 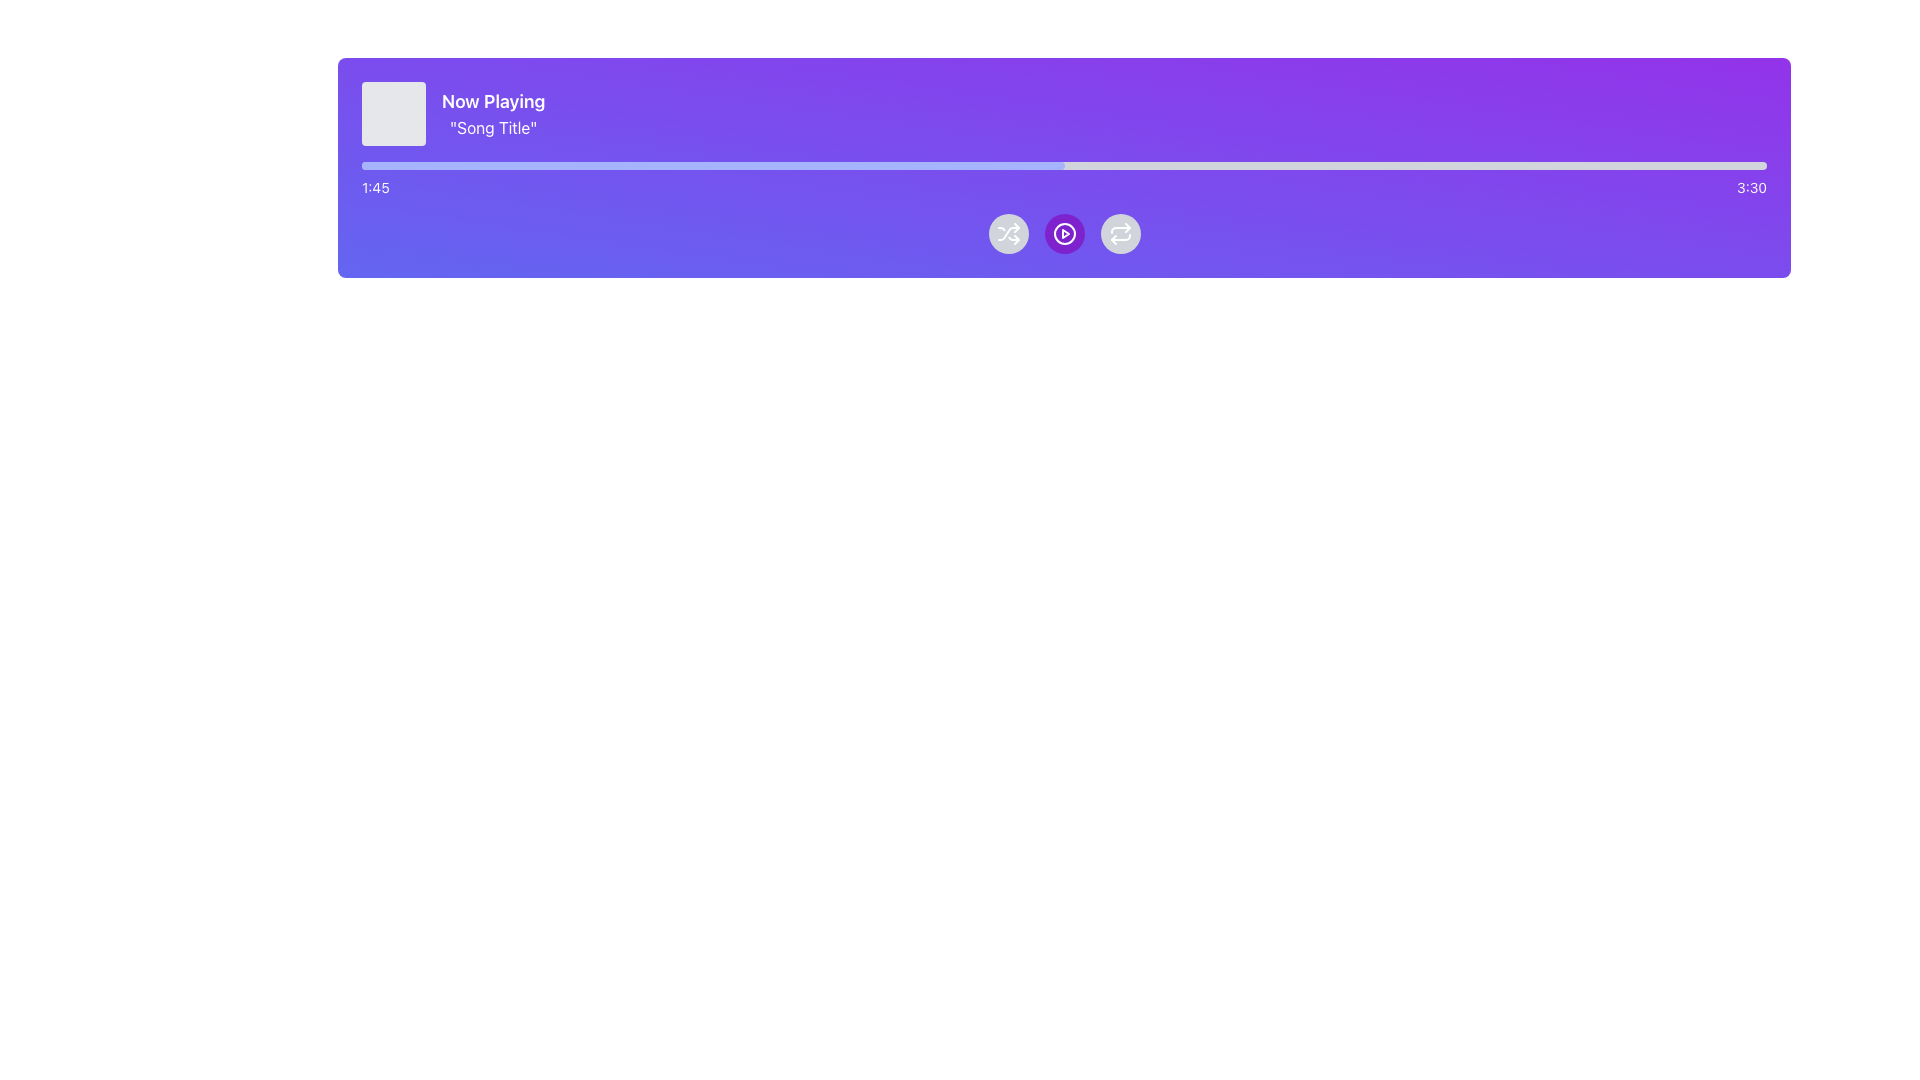 I want to click on playback progress, so click(x=699, y=164).